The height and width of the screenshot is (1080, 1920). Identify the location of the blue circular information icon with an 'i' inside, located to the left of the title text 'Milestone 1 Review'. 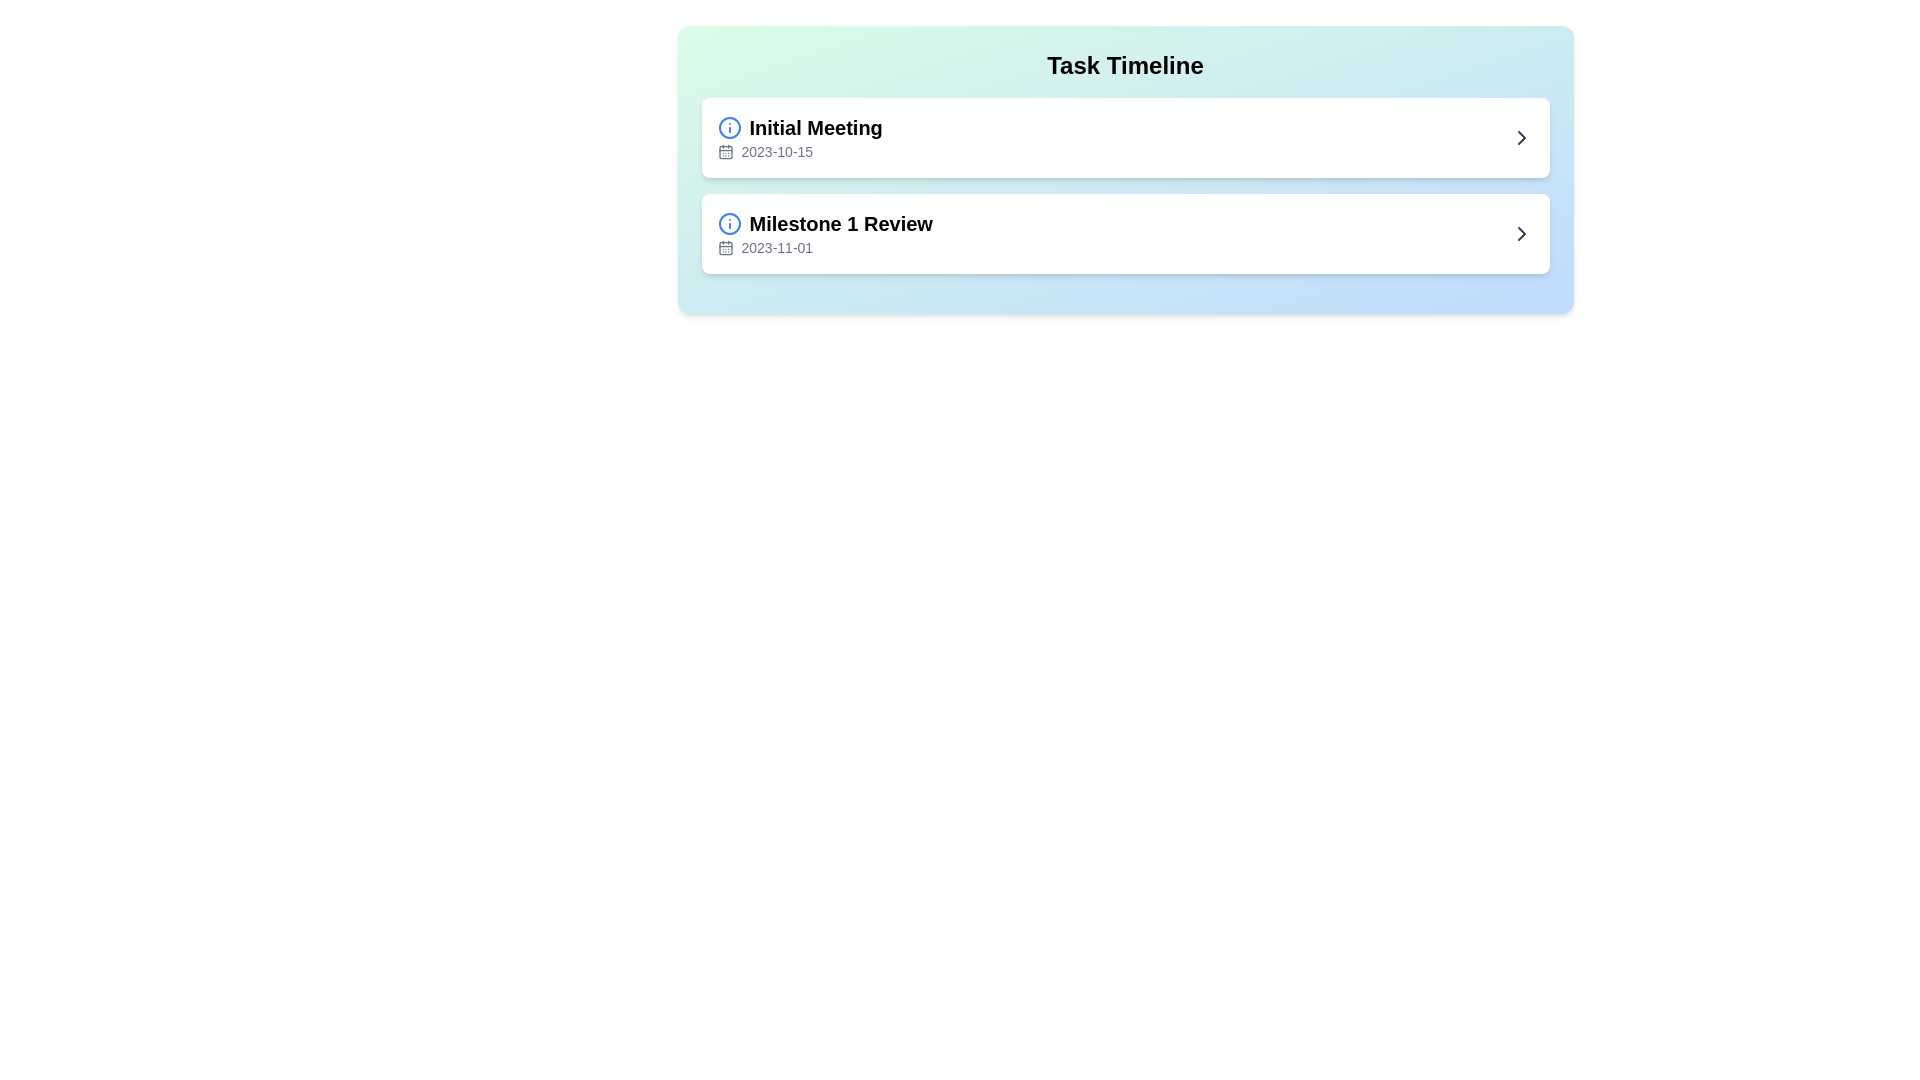
(728, 223).